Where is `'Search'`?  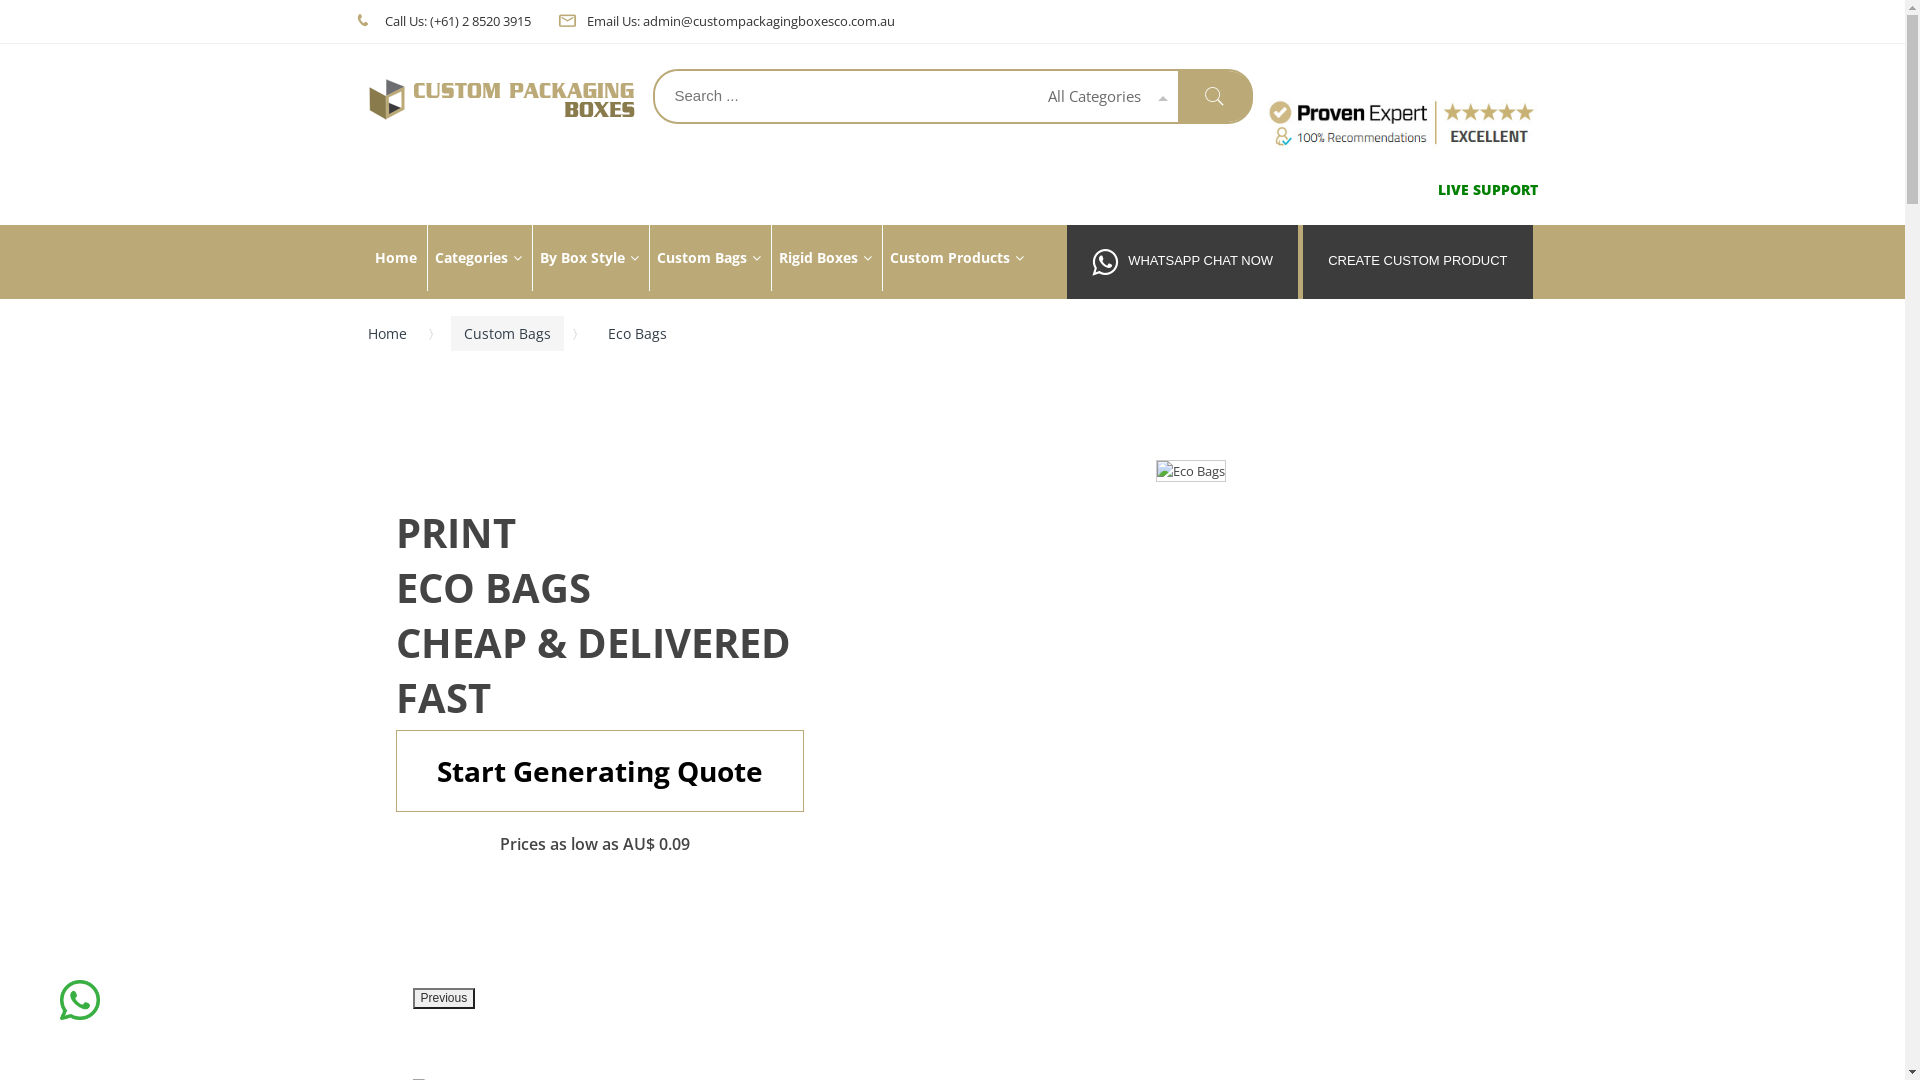 'Search' is located at coordinates (1214, 96).